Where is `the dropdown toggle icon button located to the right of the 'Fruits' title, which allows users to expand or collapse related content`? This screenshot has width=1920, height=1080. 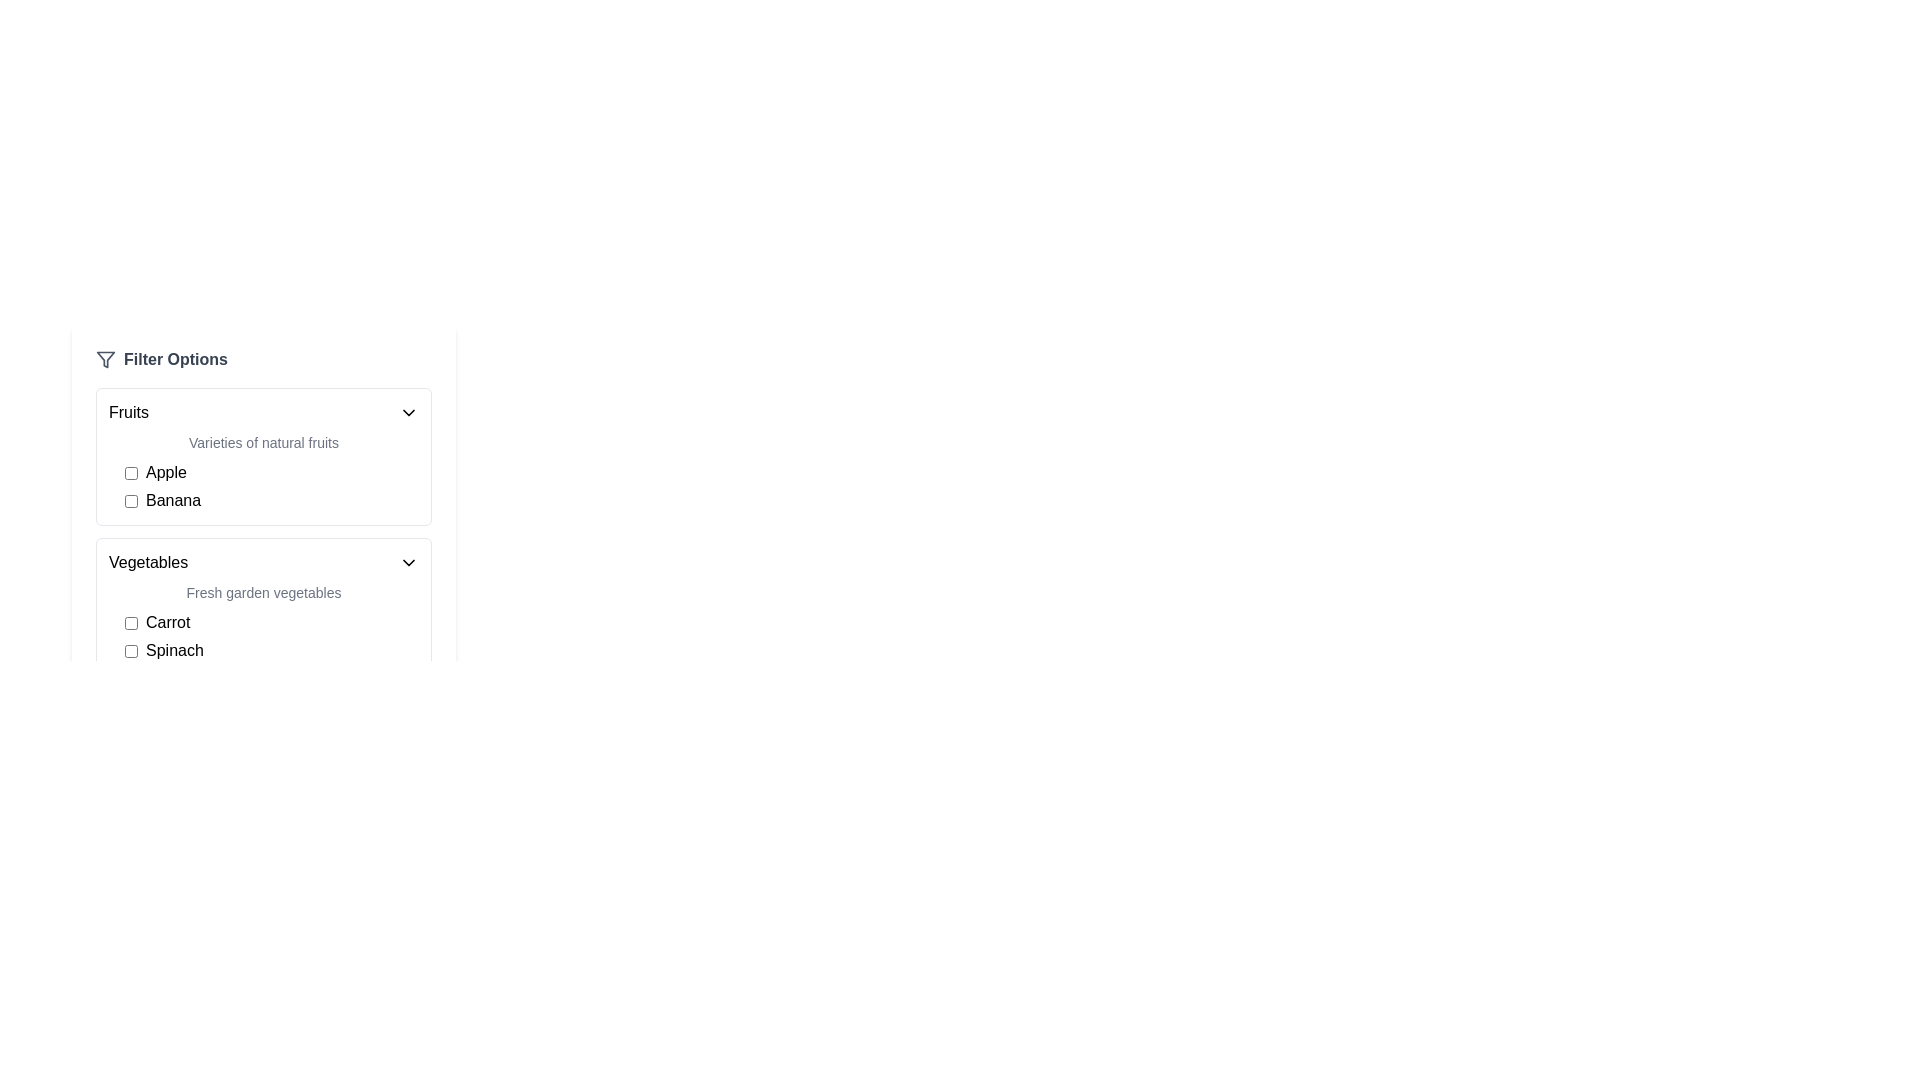
the dropdown toggle icon button located to the right of the 'Fruits' title, which allows users to expand or collapse related content is located at coordinates (407, 411).